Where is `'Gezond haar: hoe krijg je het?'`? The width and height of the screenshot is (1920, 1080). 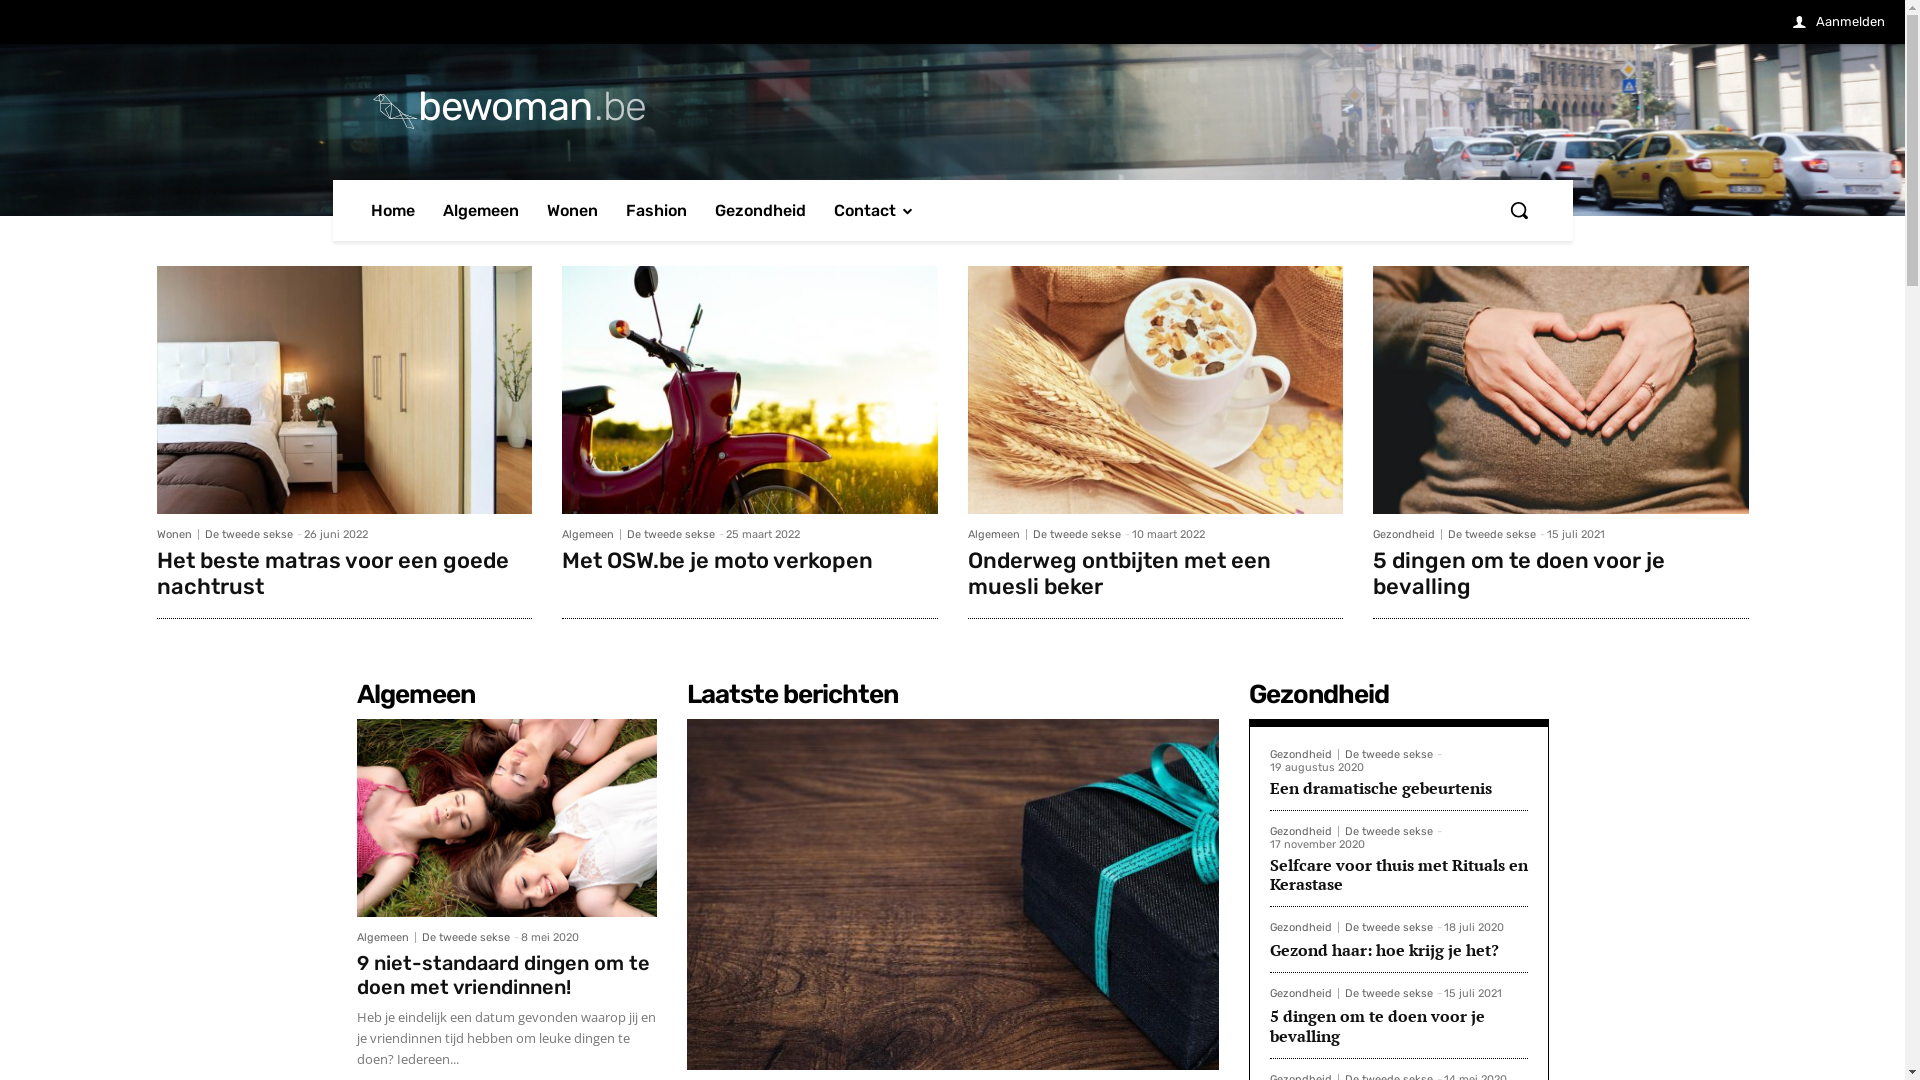
'Gezond haar: hoe krijg je het?' is located at coordinates (1383, 948).